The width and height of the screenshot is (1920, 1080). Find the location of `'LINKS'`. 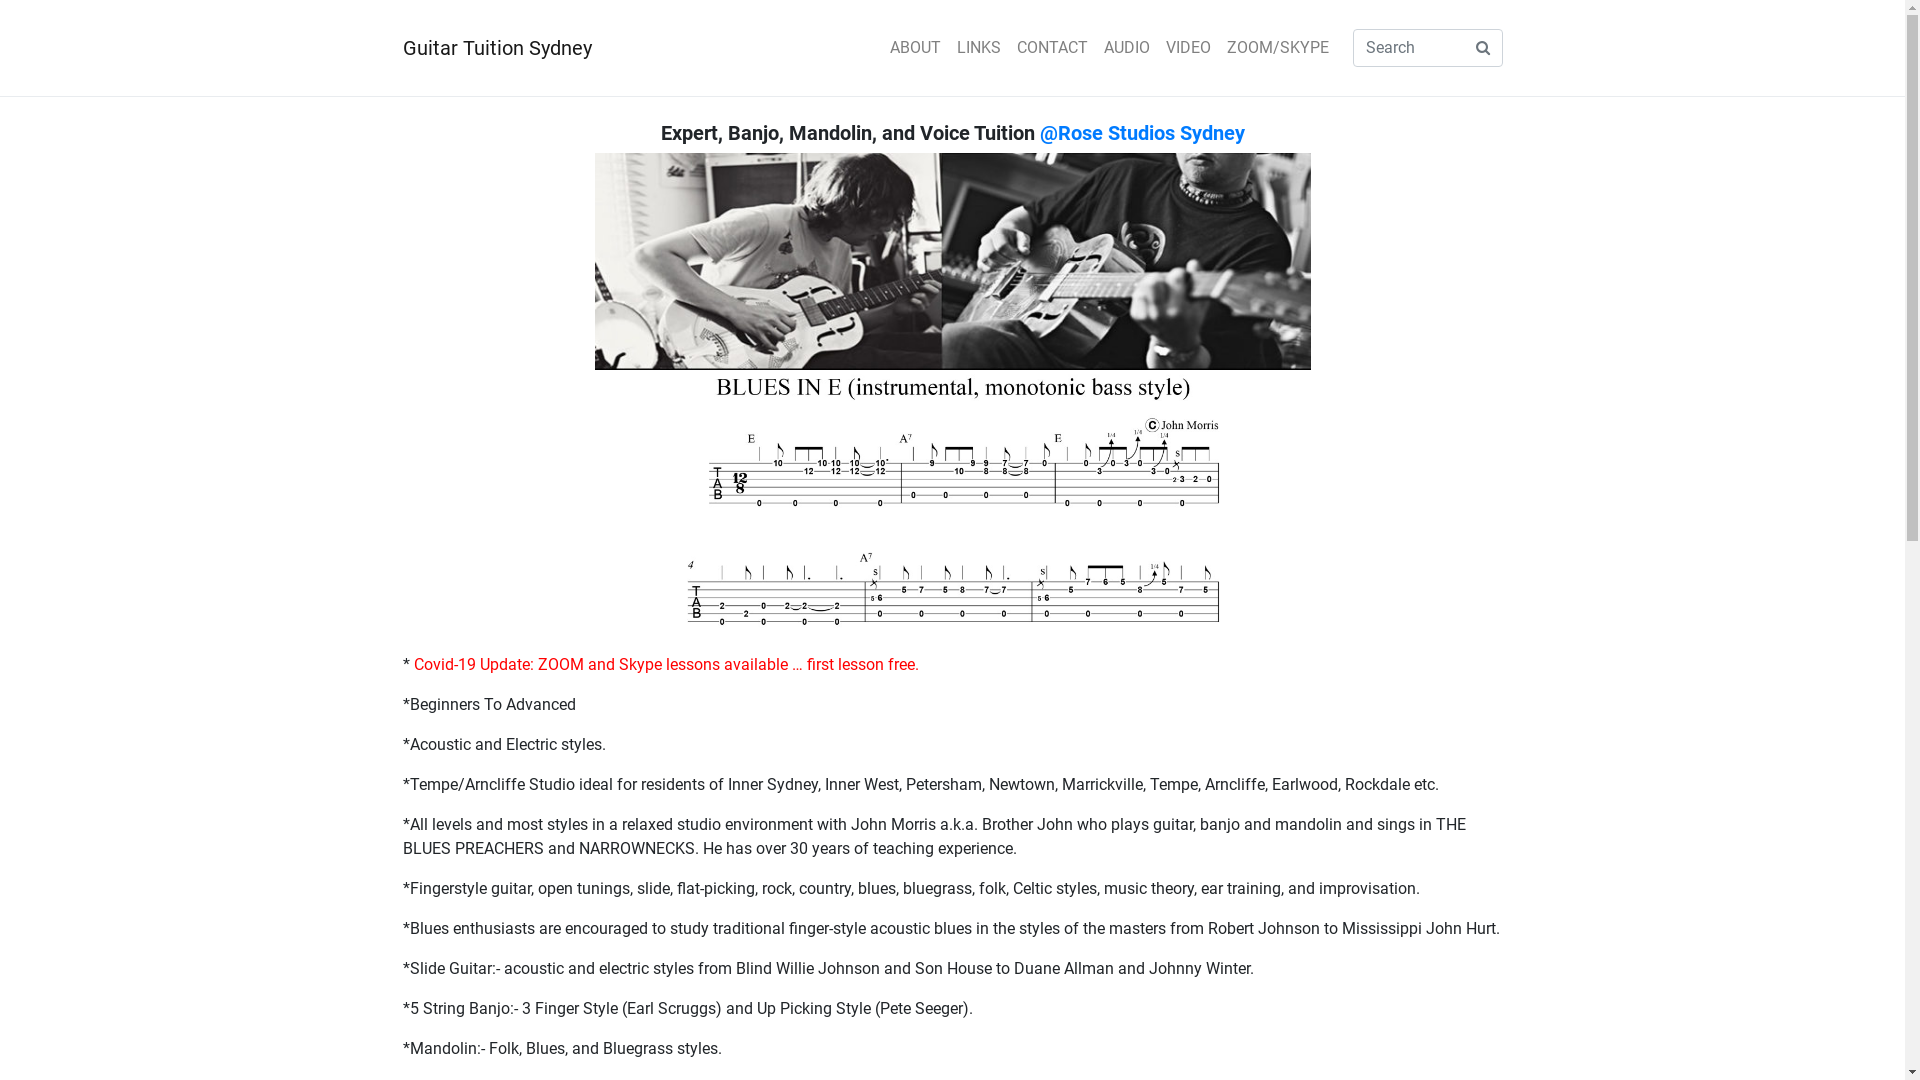

'LINKS' is located at coordinates (978, 46).